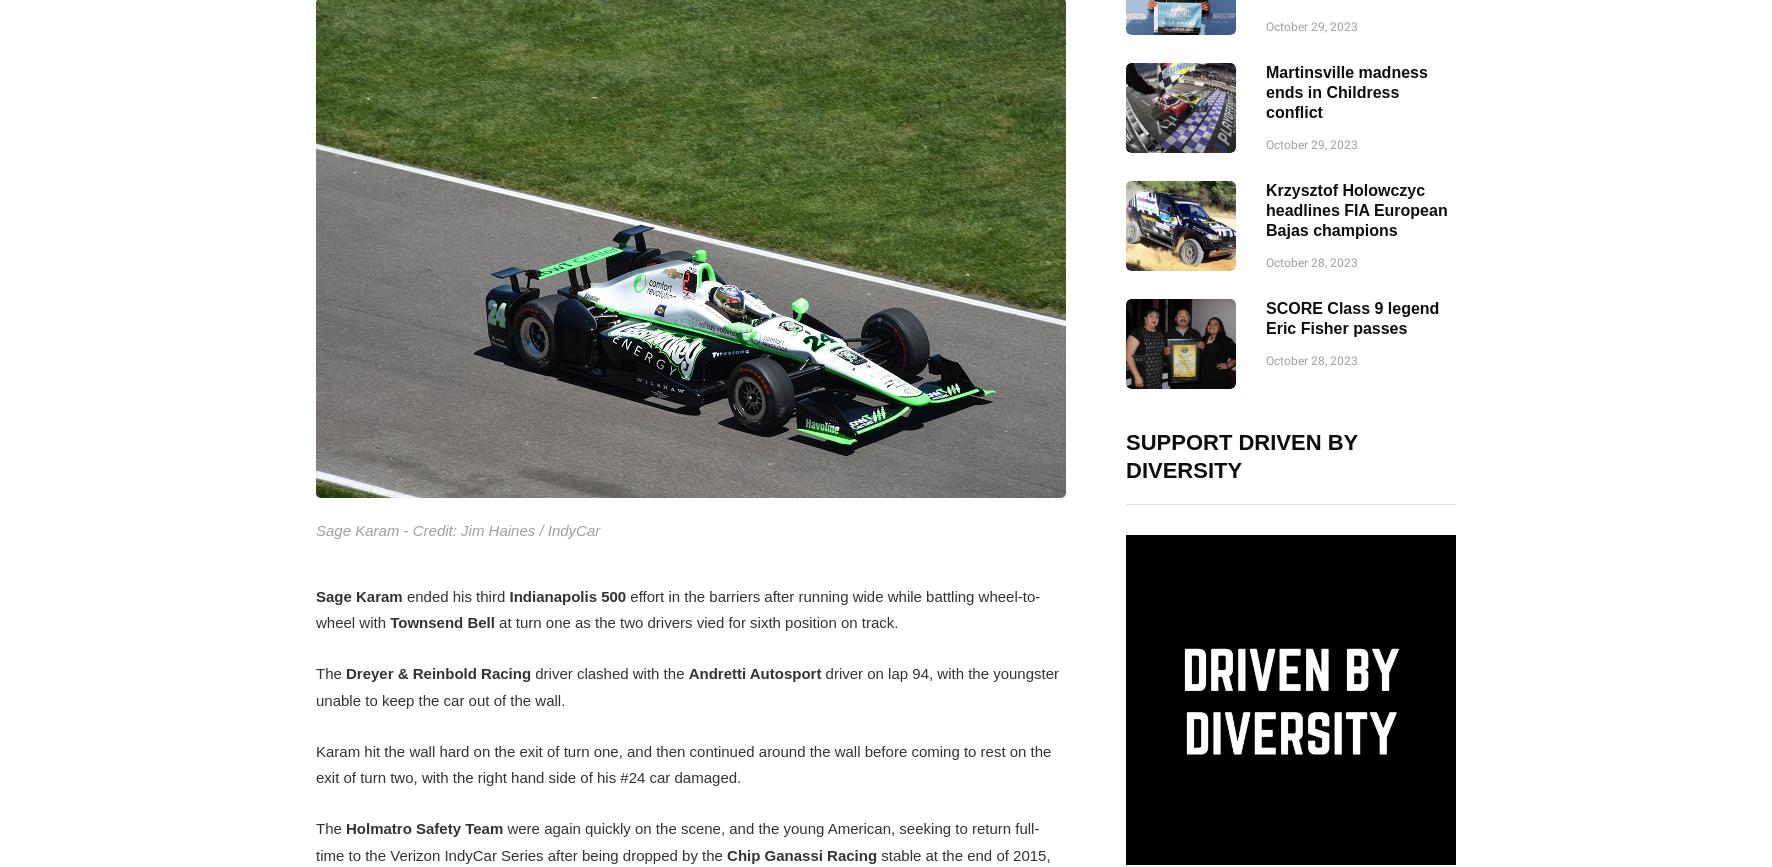 This screenshot has width=1772, height=867. What do you see at coordinates (390, 621) in the screenshot?
I see `'Townsend Bell'` at bounding box center [390, 621].